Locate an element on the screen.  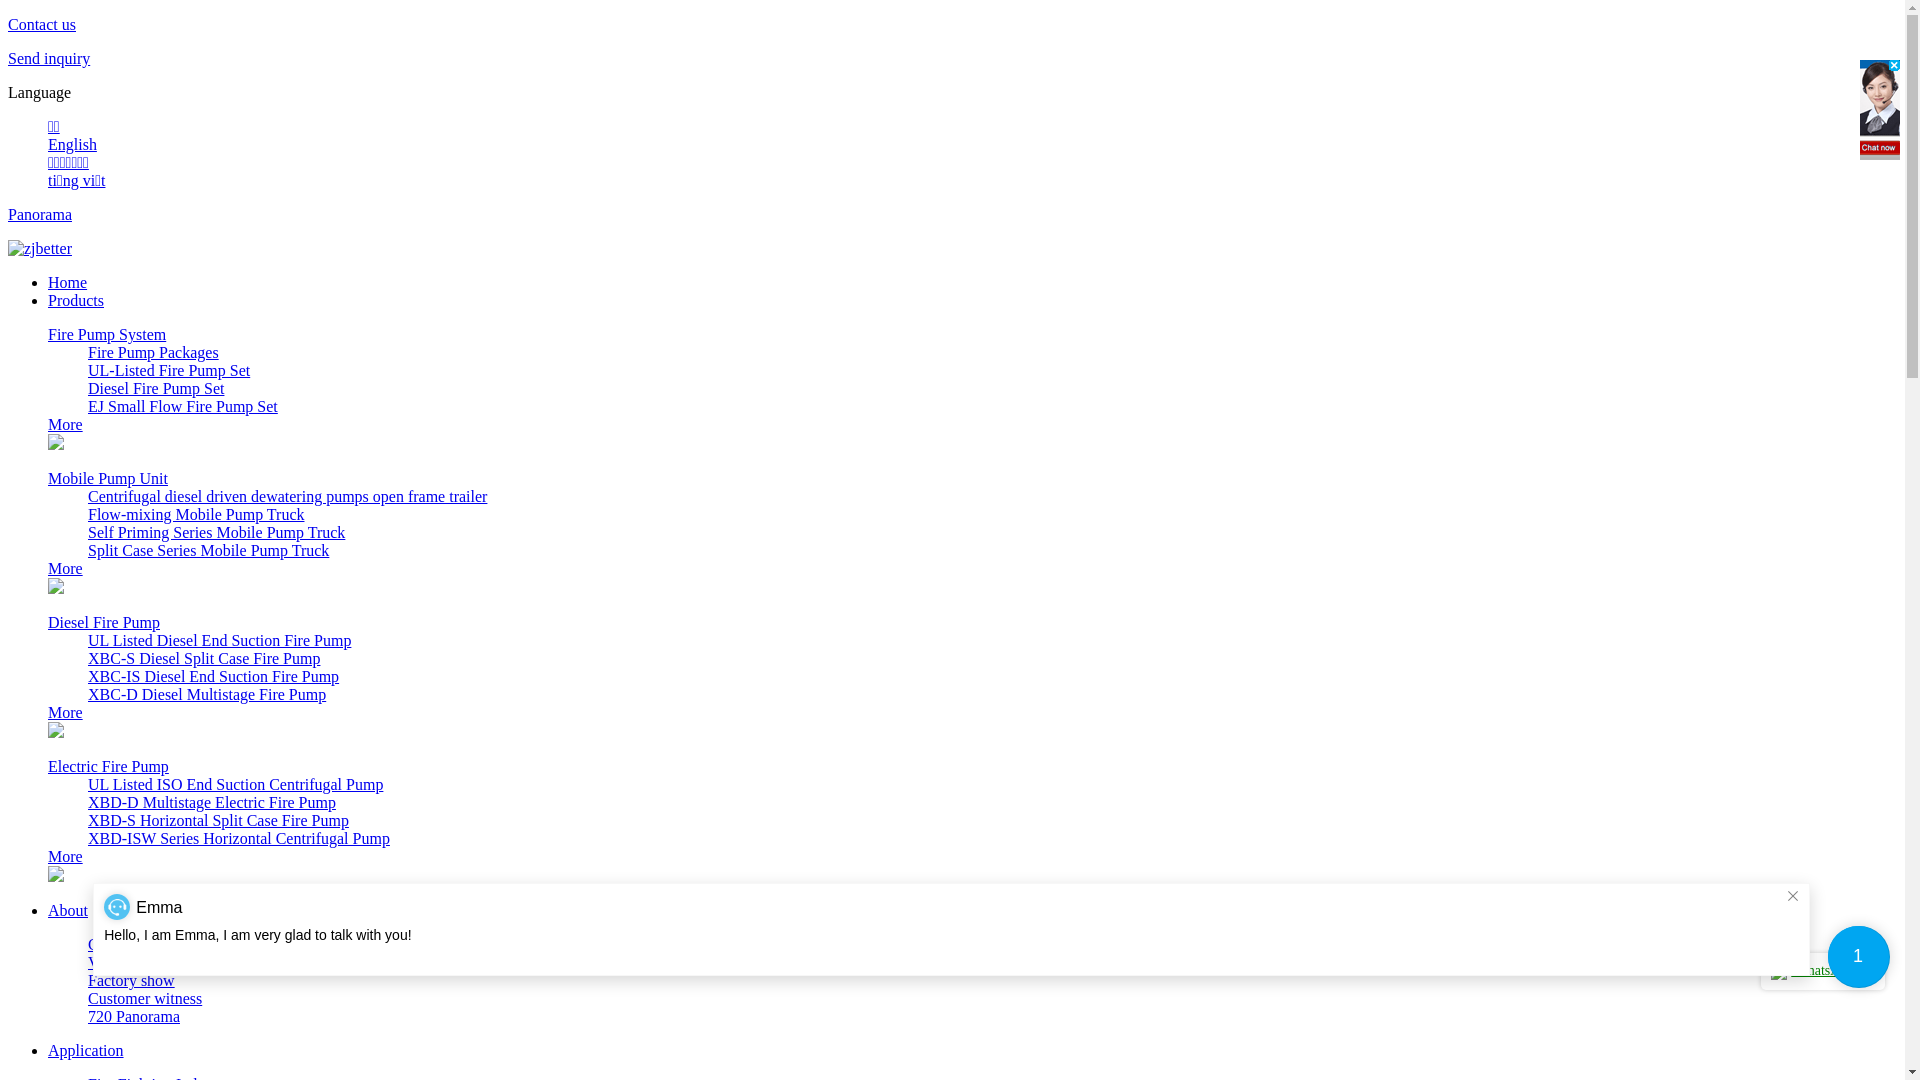
'720 Panorama' is located at coordinates (133, 1016).